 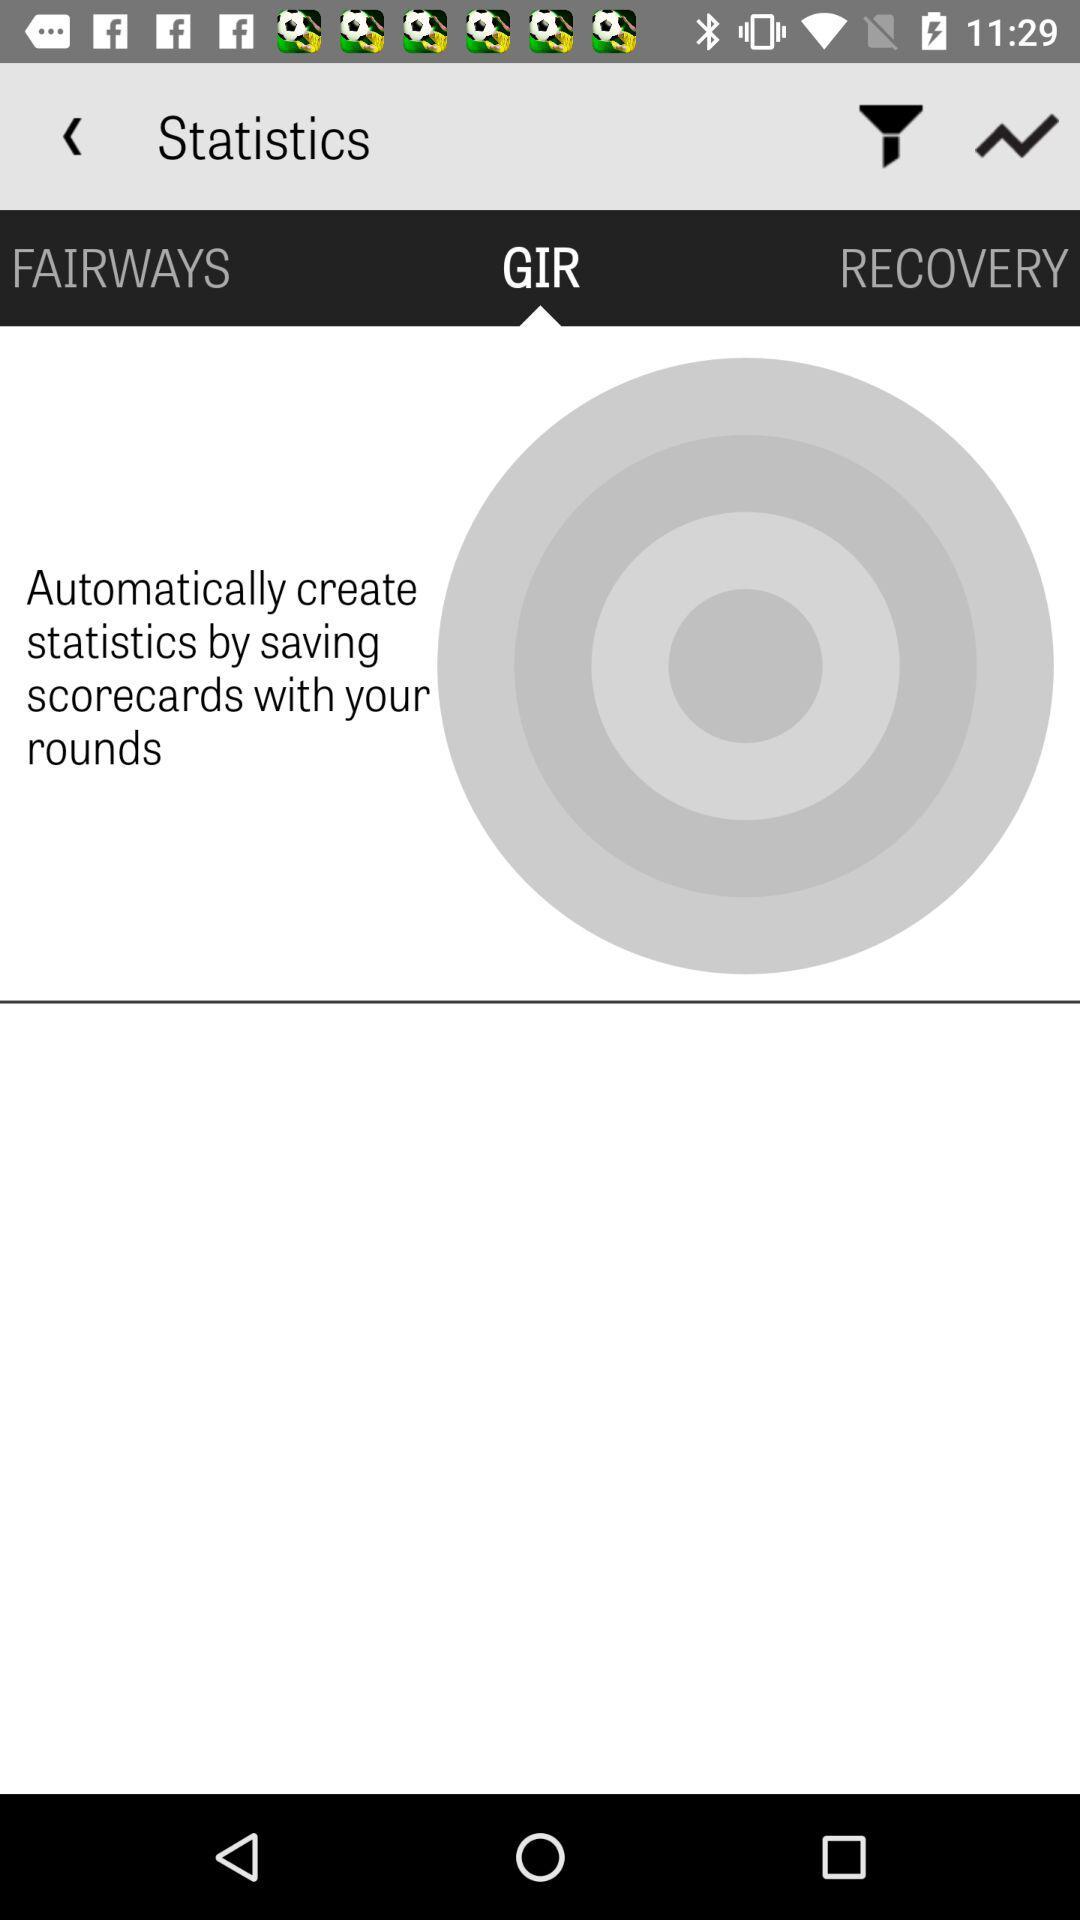 I want to click on app next to the statistics app, so click(x=72, y=135).